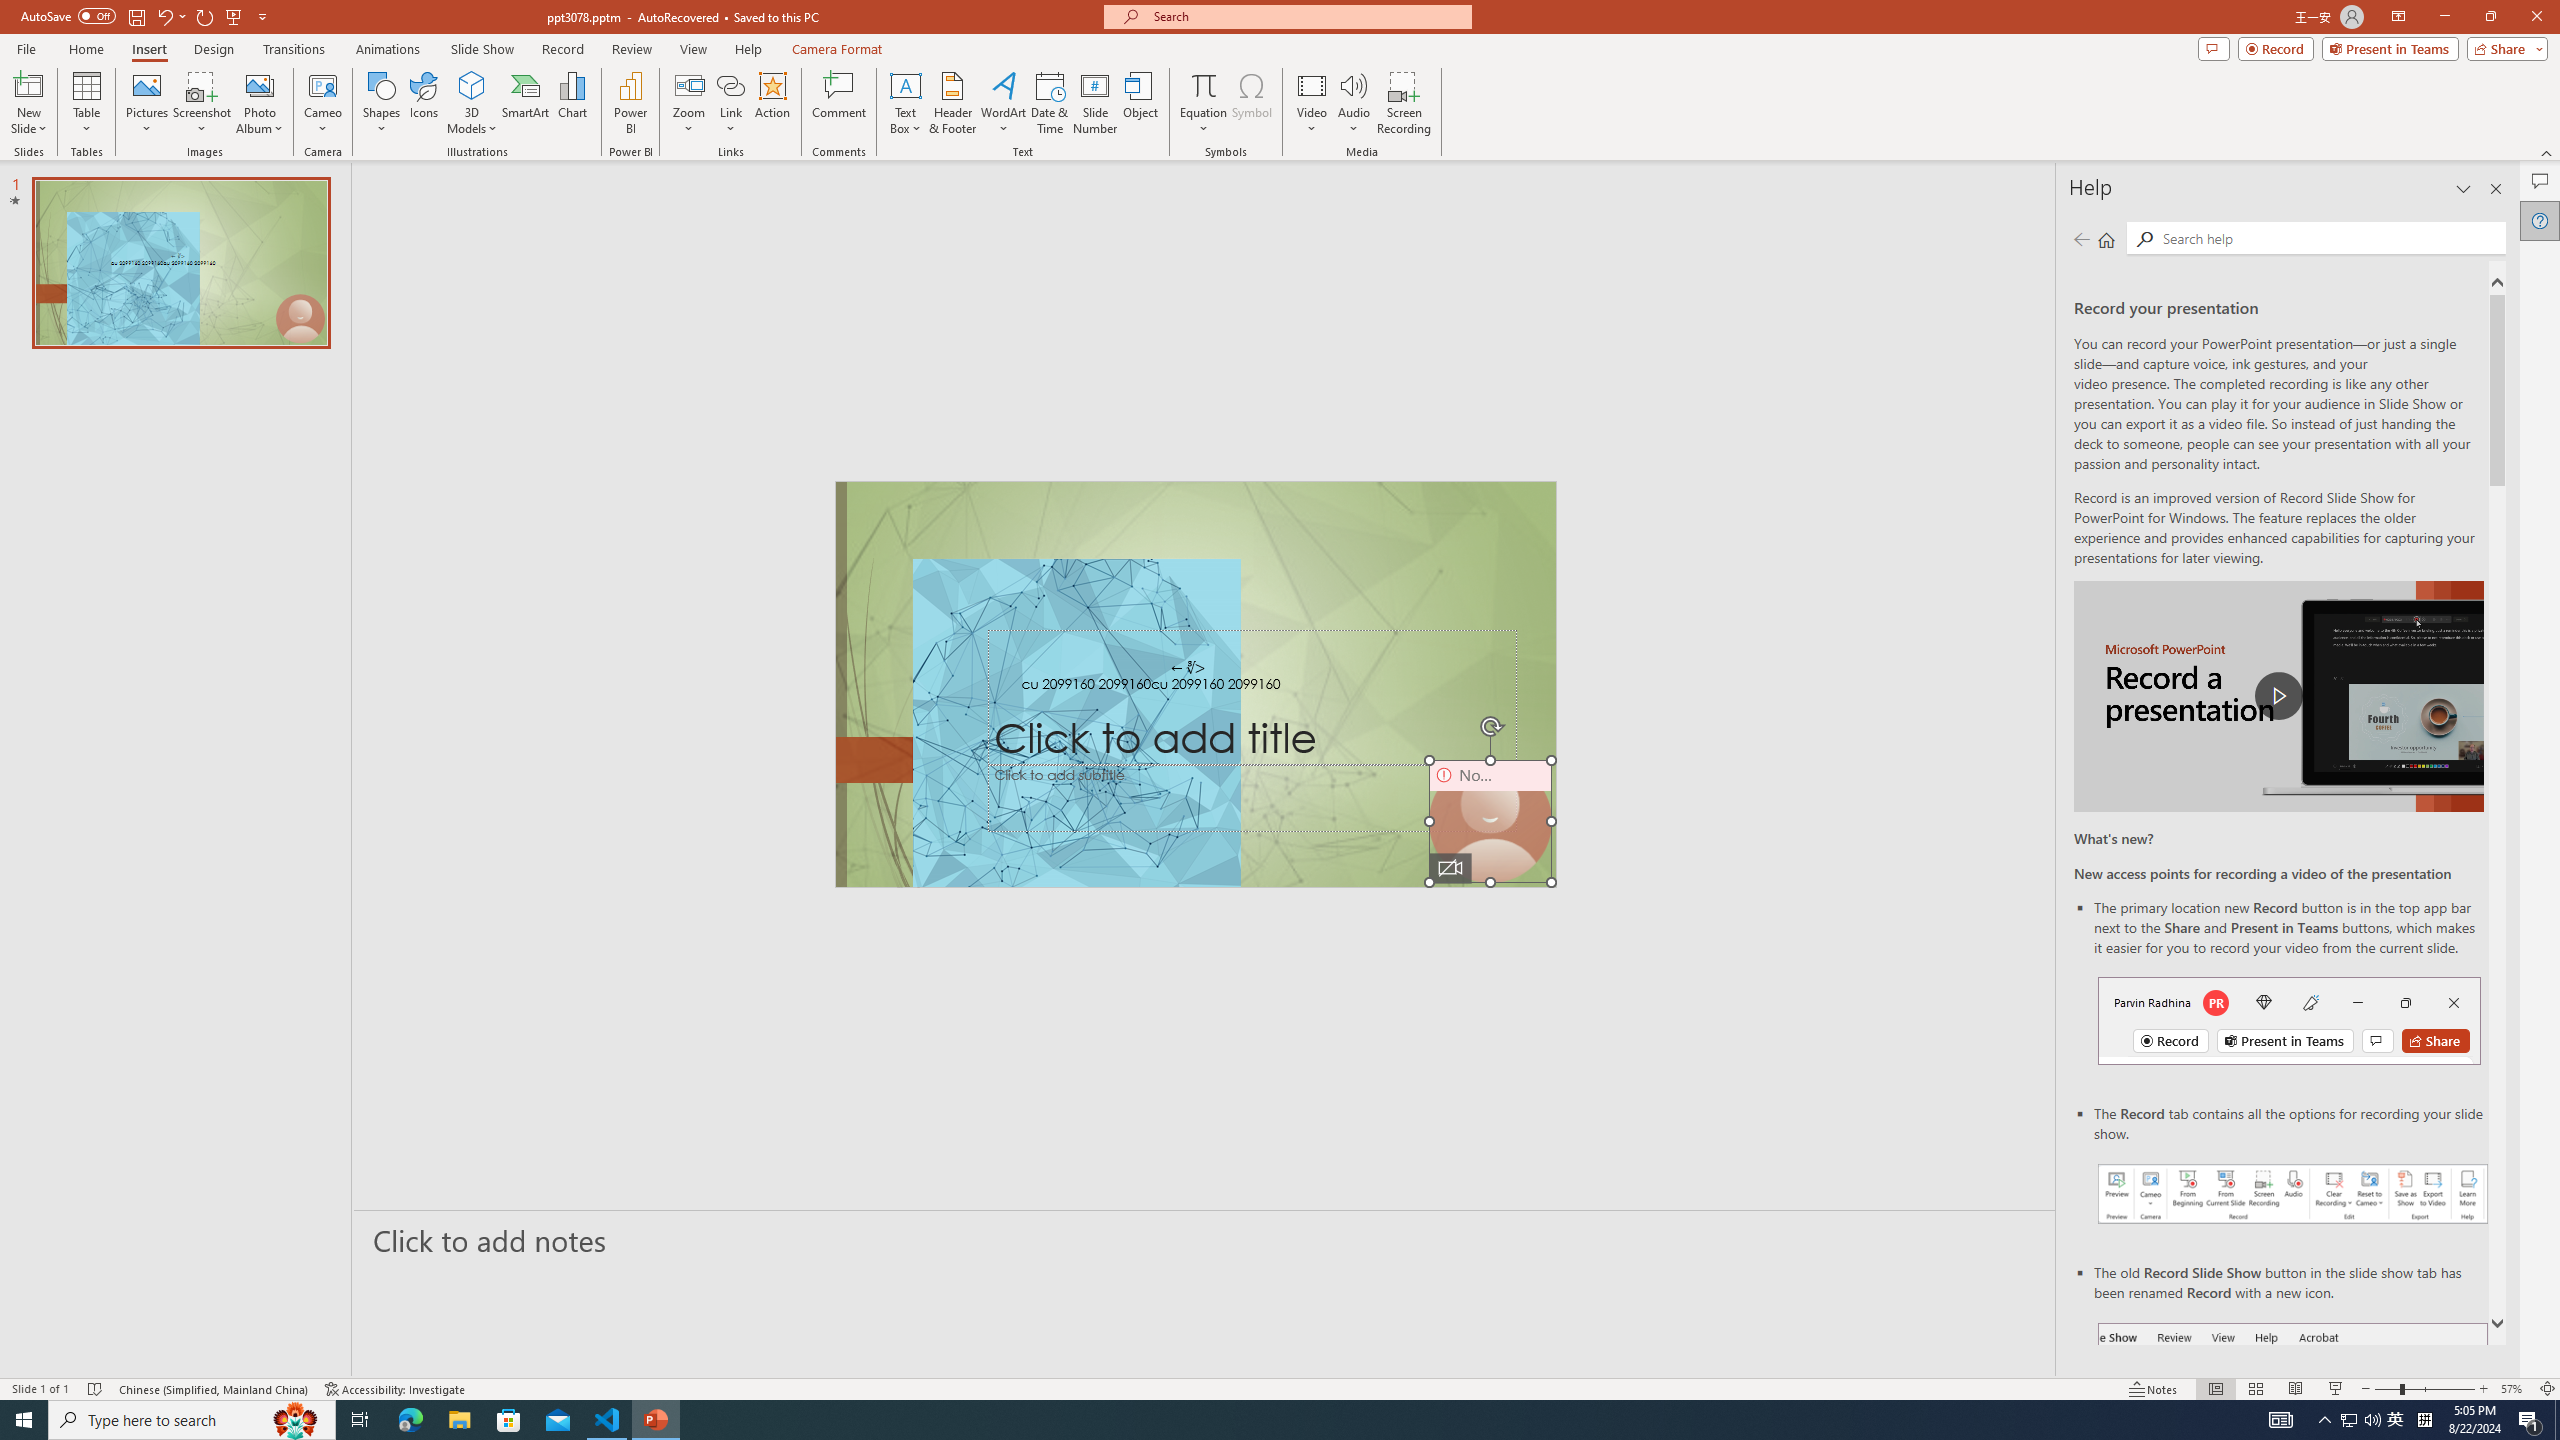 The height and width of the screenshot is (1440, 2560). What do you see at coordinates (146, 103) in the screenshot?
I see `'Pictures'` at bounding box center [146, 103].